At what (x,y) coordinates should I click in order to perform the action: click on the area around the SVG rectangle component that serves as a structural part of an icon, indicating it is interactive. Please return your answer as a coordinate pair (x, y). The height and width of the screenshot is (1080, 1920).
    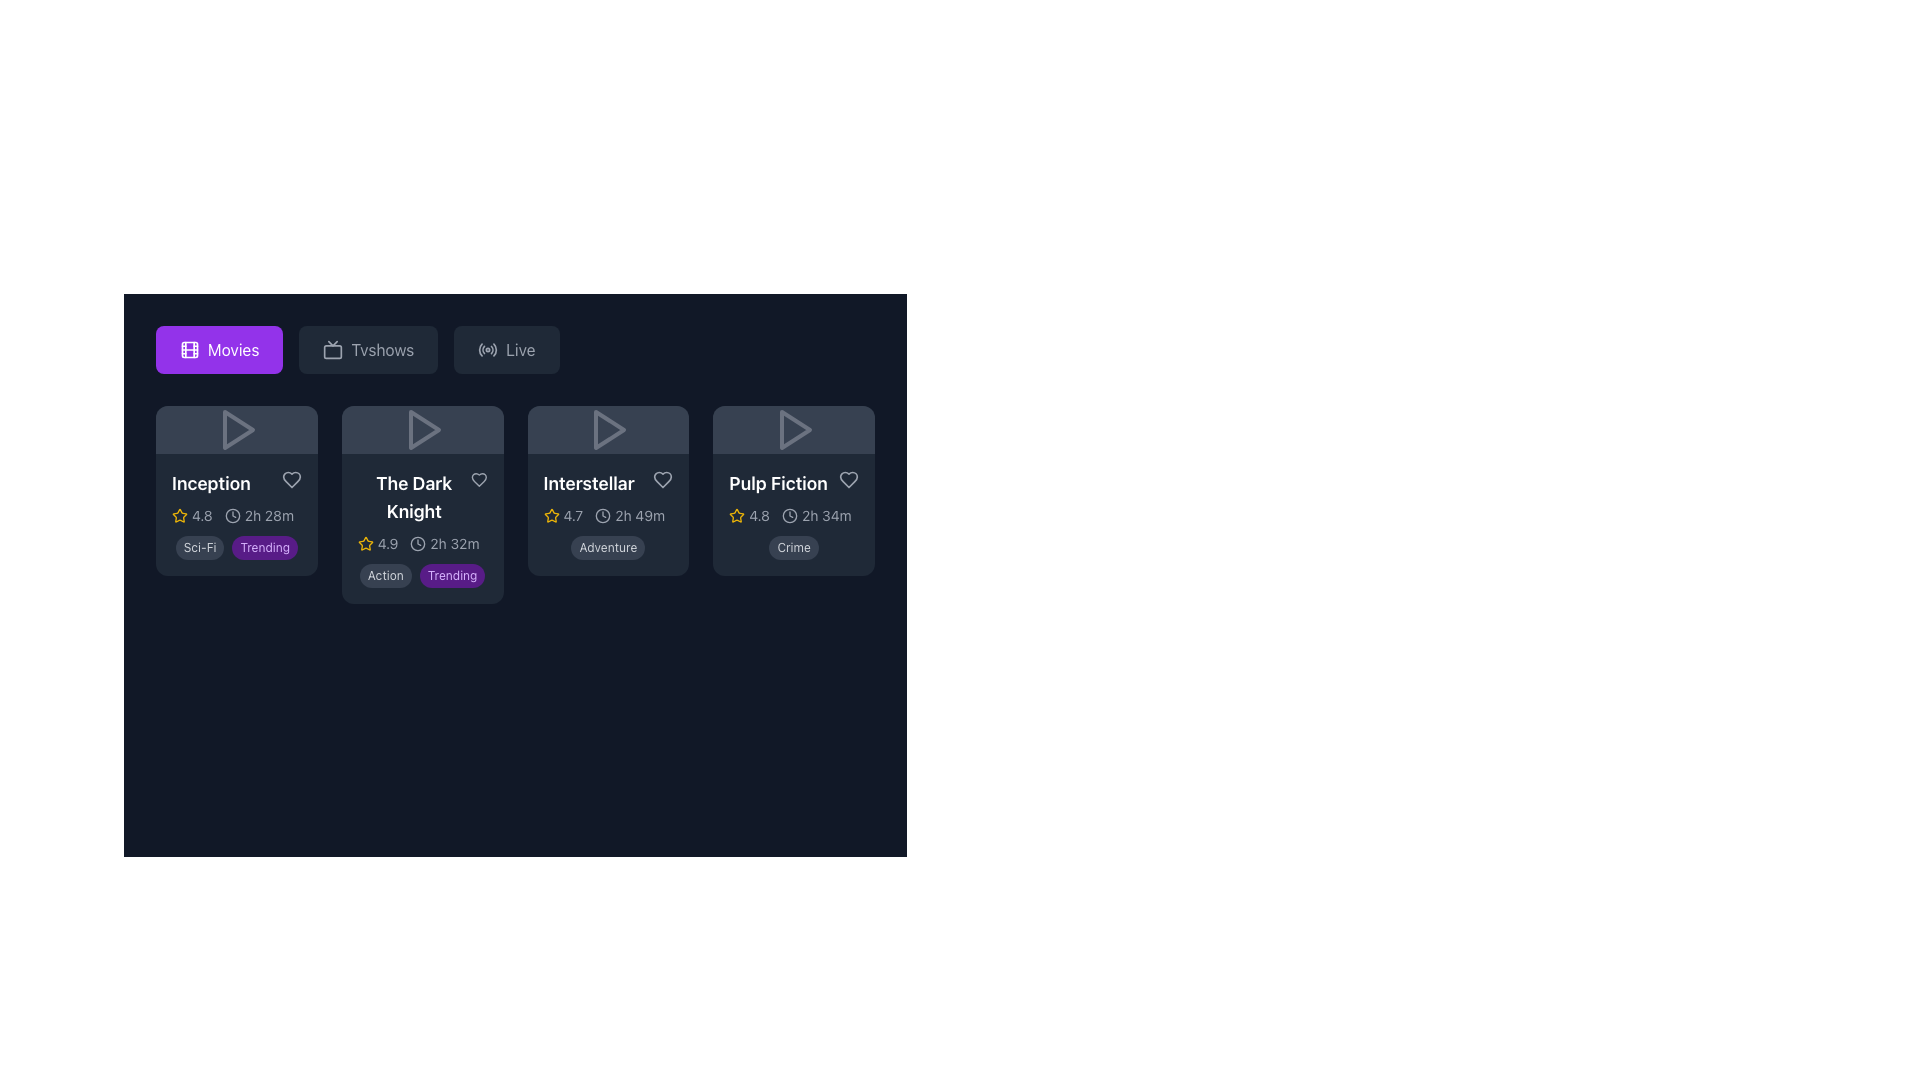
    Looking at the image, I should click on (190, 349).